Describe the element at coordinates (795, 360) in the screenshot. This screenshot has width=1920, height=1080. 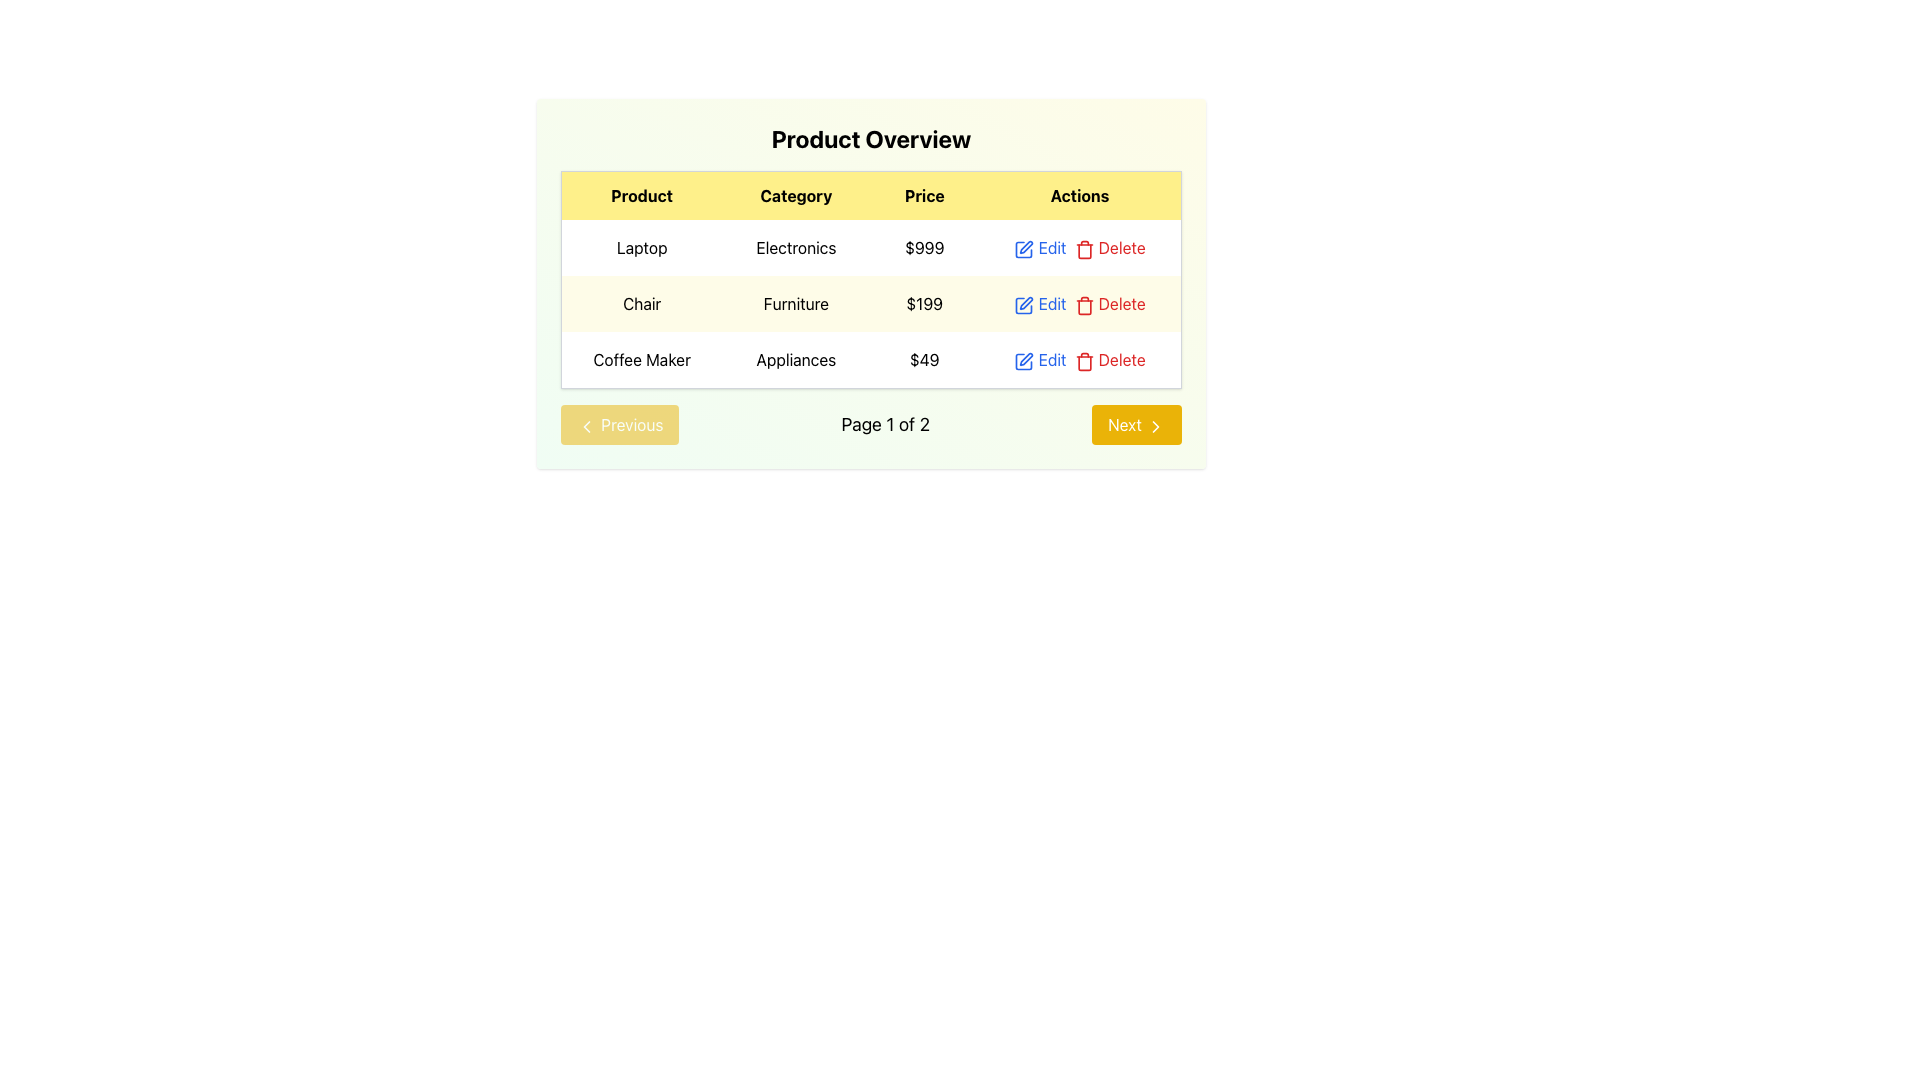
I see `the text label indicating the category of the product in the third row of the table, located between the 'Coffee Maker' and '$49' cells` at that location.